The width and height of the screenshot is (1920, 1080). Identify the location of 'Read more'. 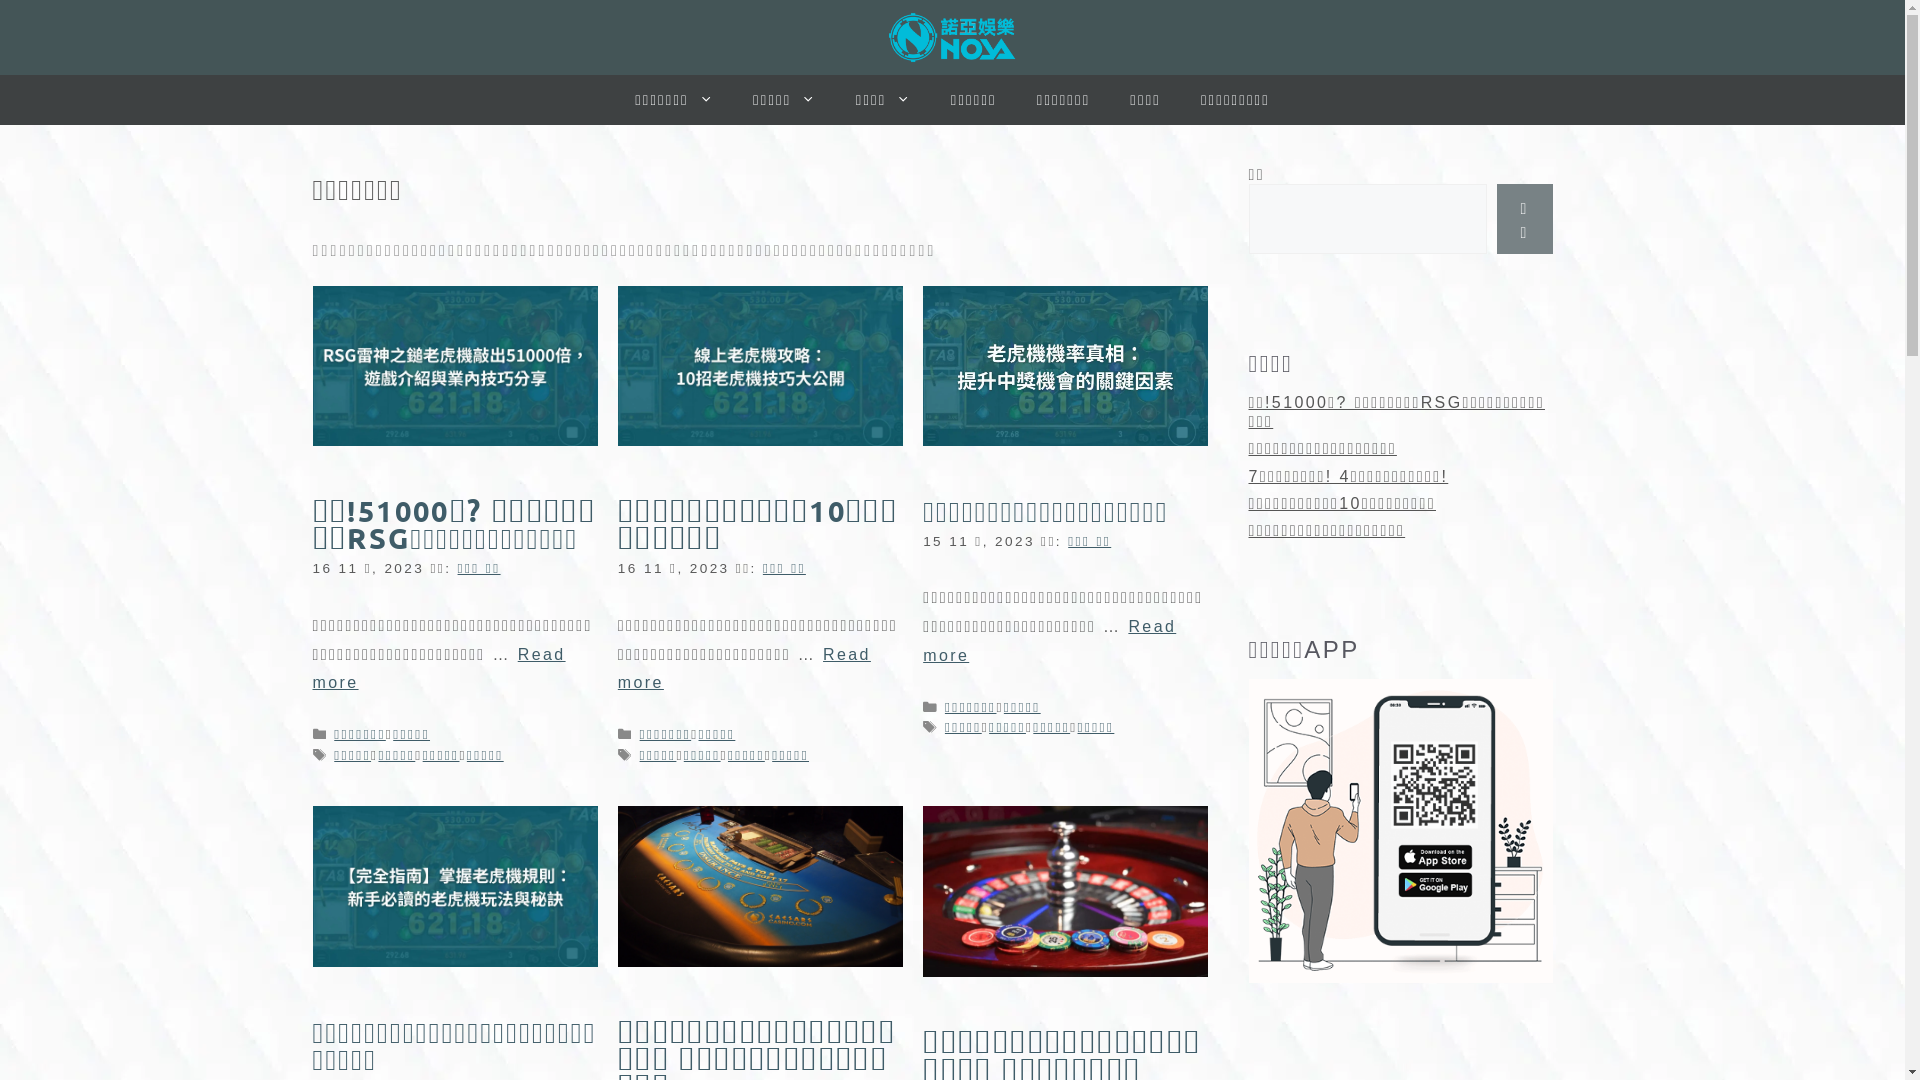
(1048, 640).